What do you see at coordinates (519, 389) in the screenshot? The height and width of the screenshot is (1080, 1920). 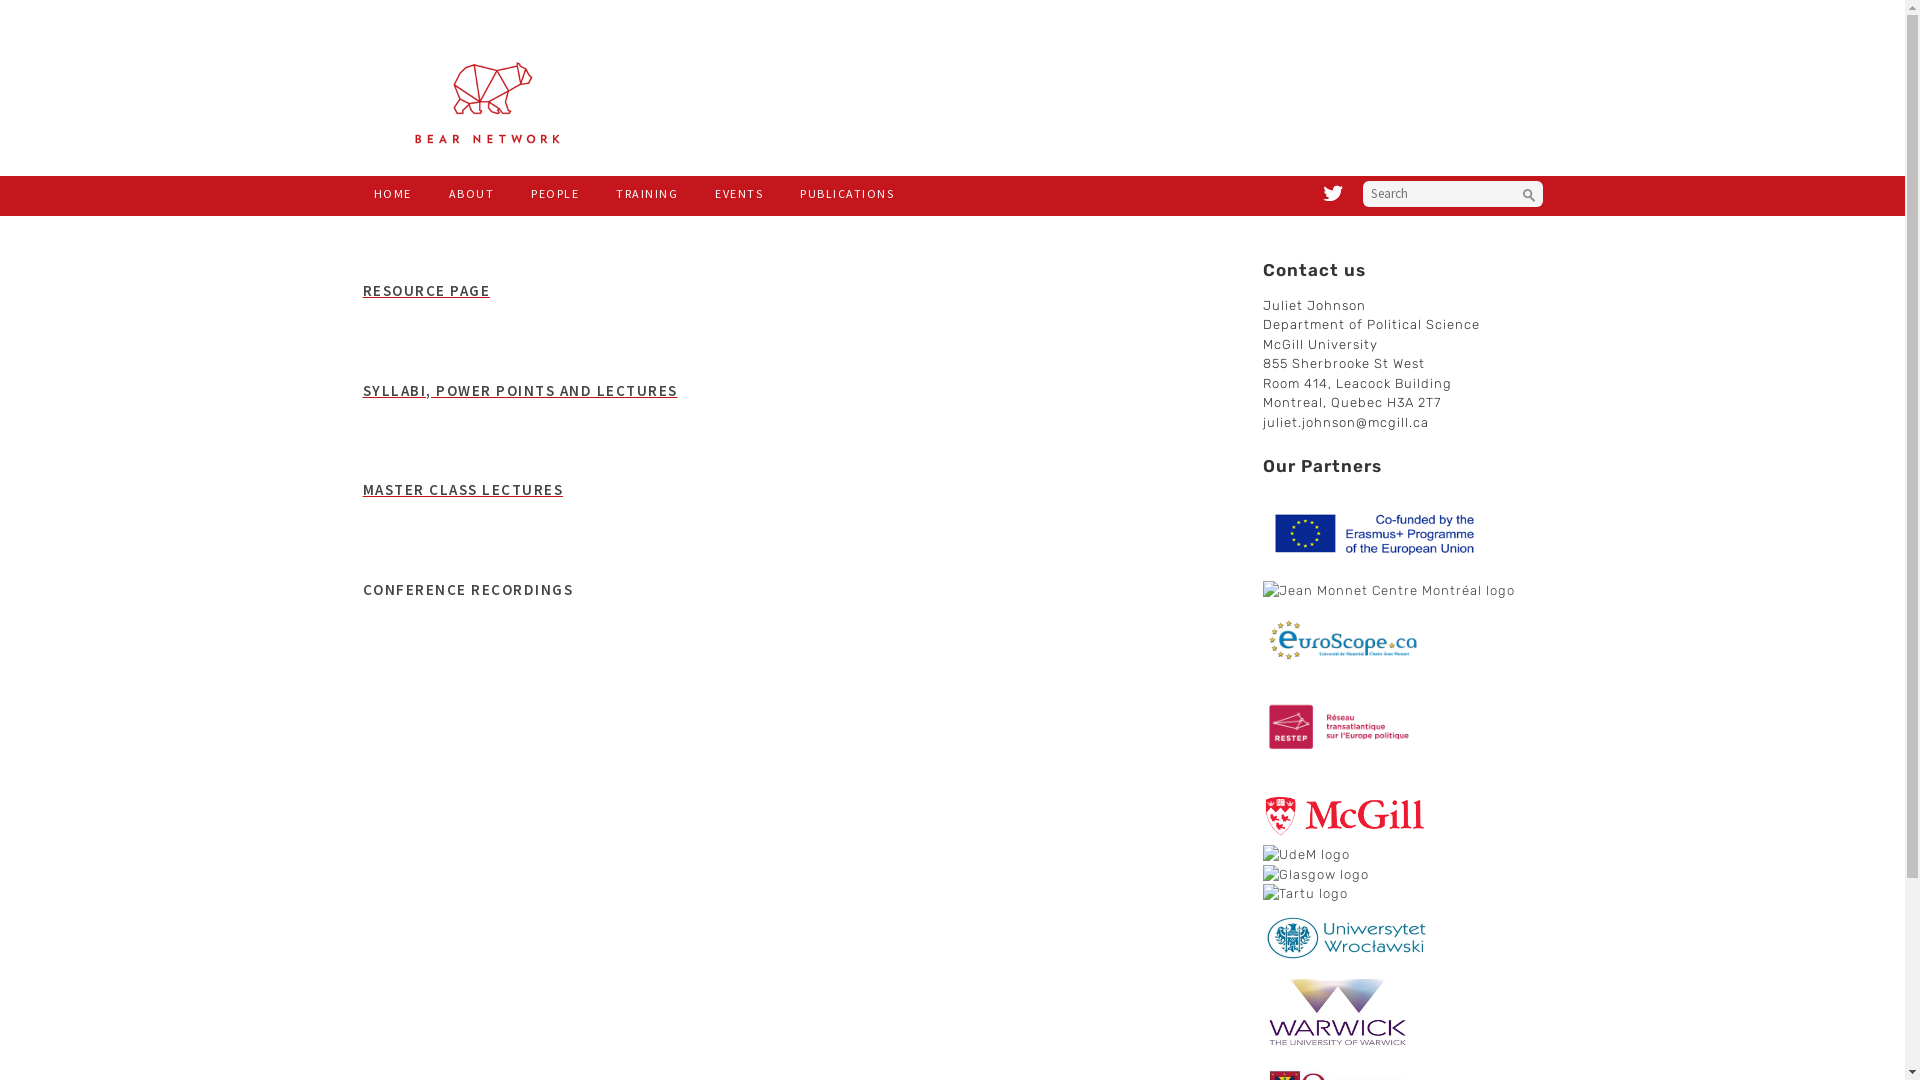 I see `'SYLLABI, POWER POINTS AND LECTURES'` at bounding box center [519, 389].